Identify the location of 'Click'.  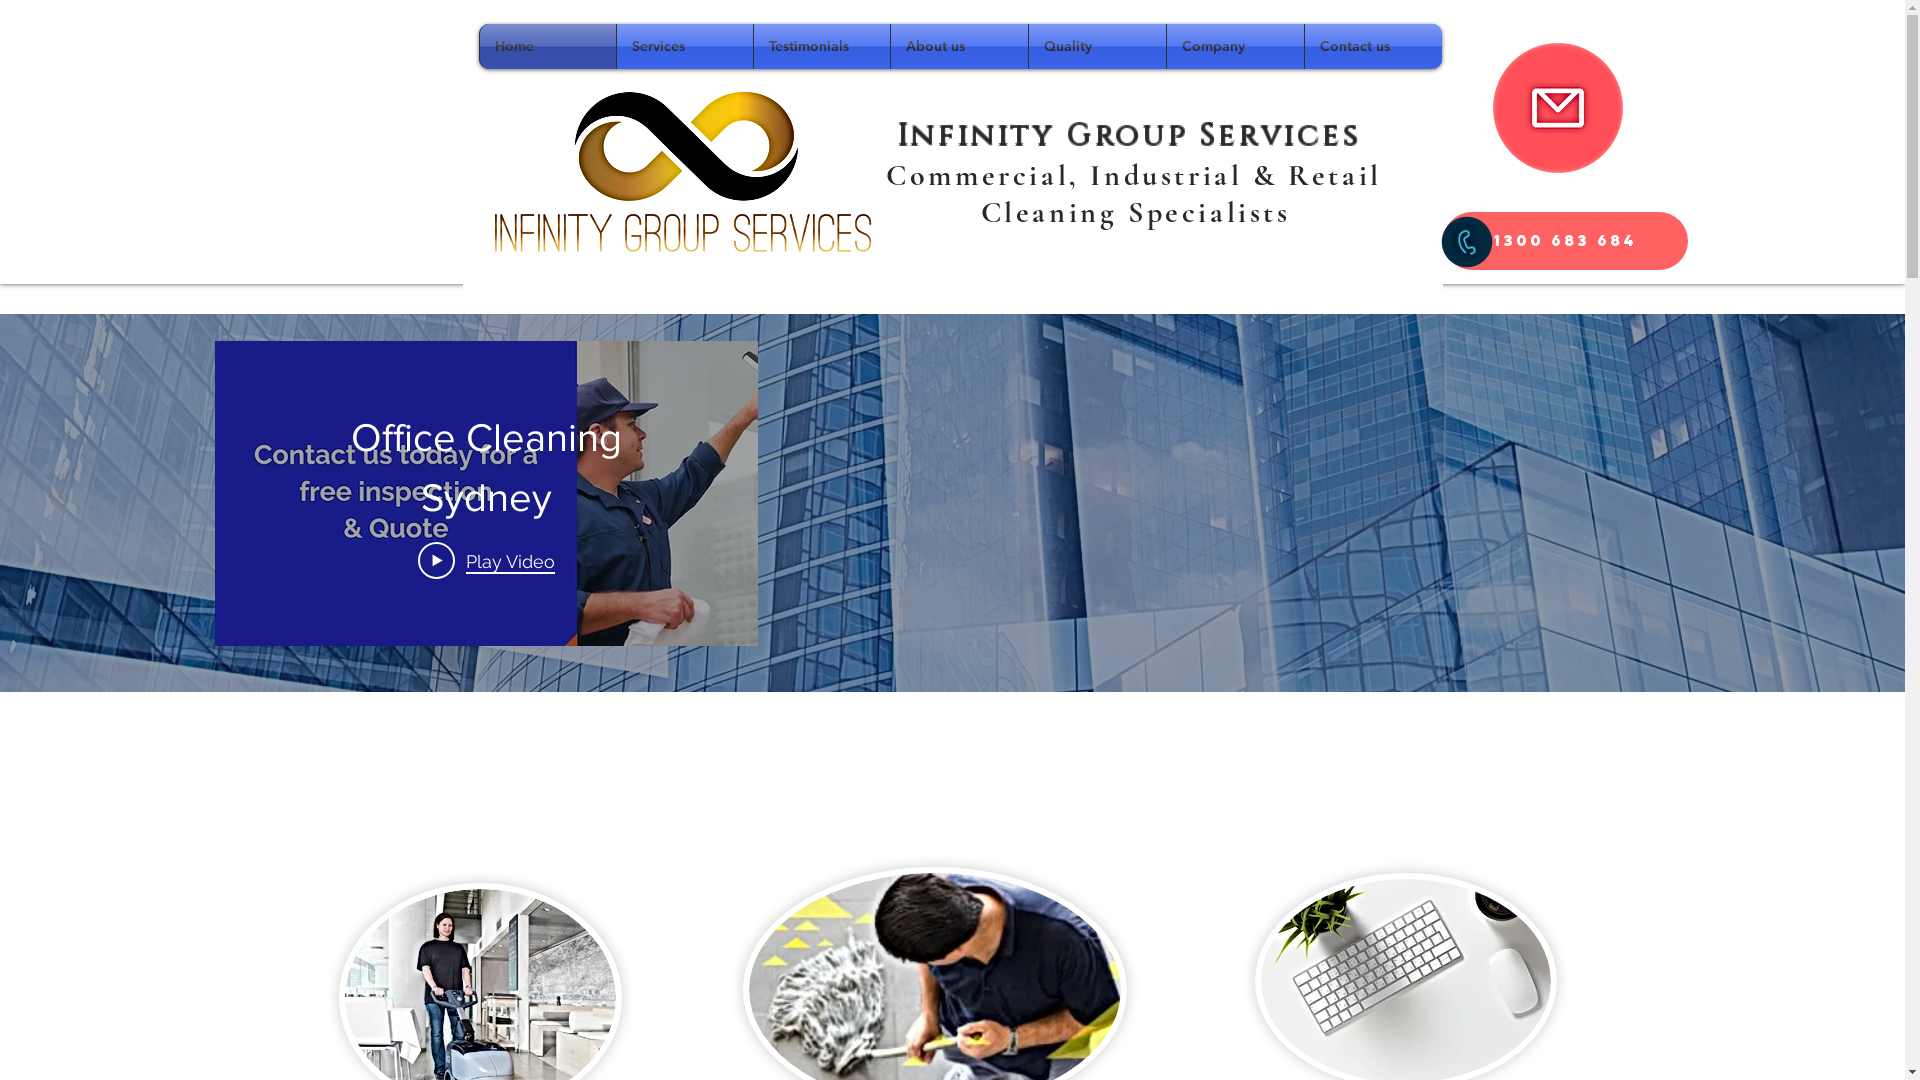
(1555, 108).